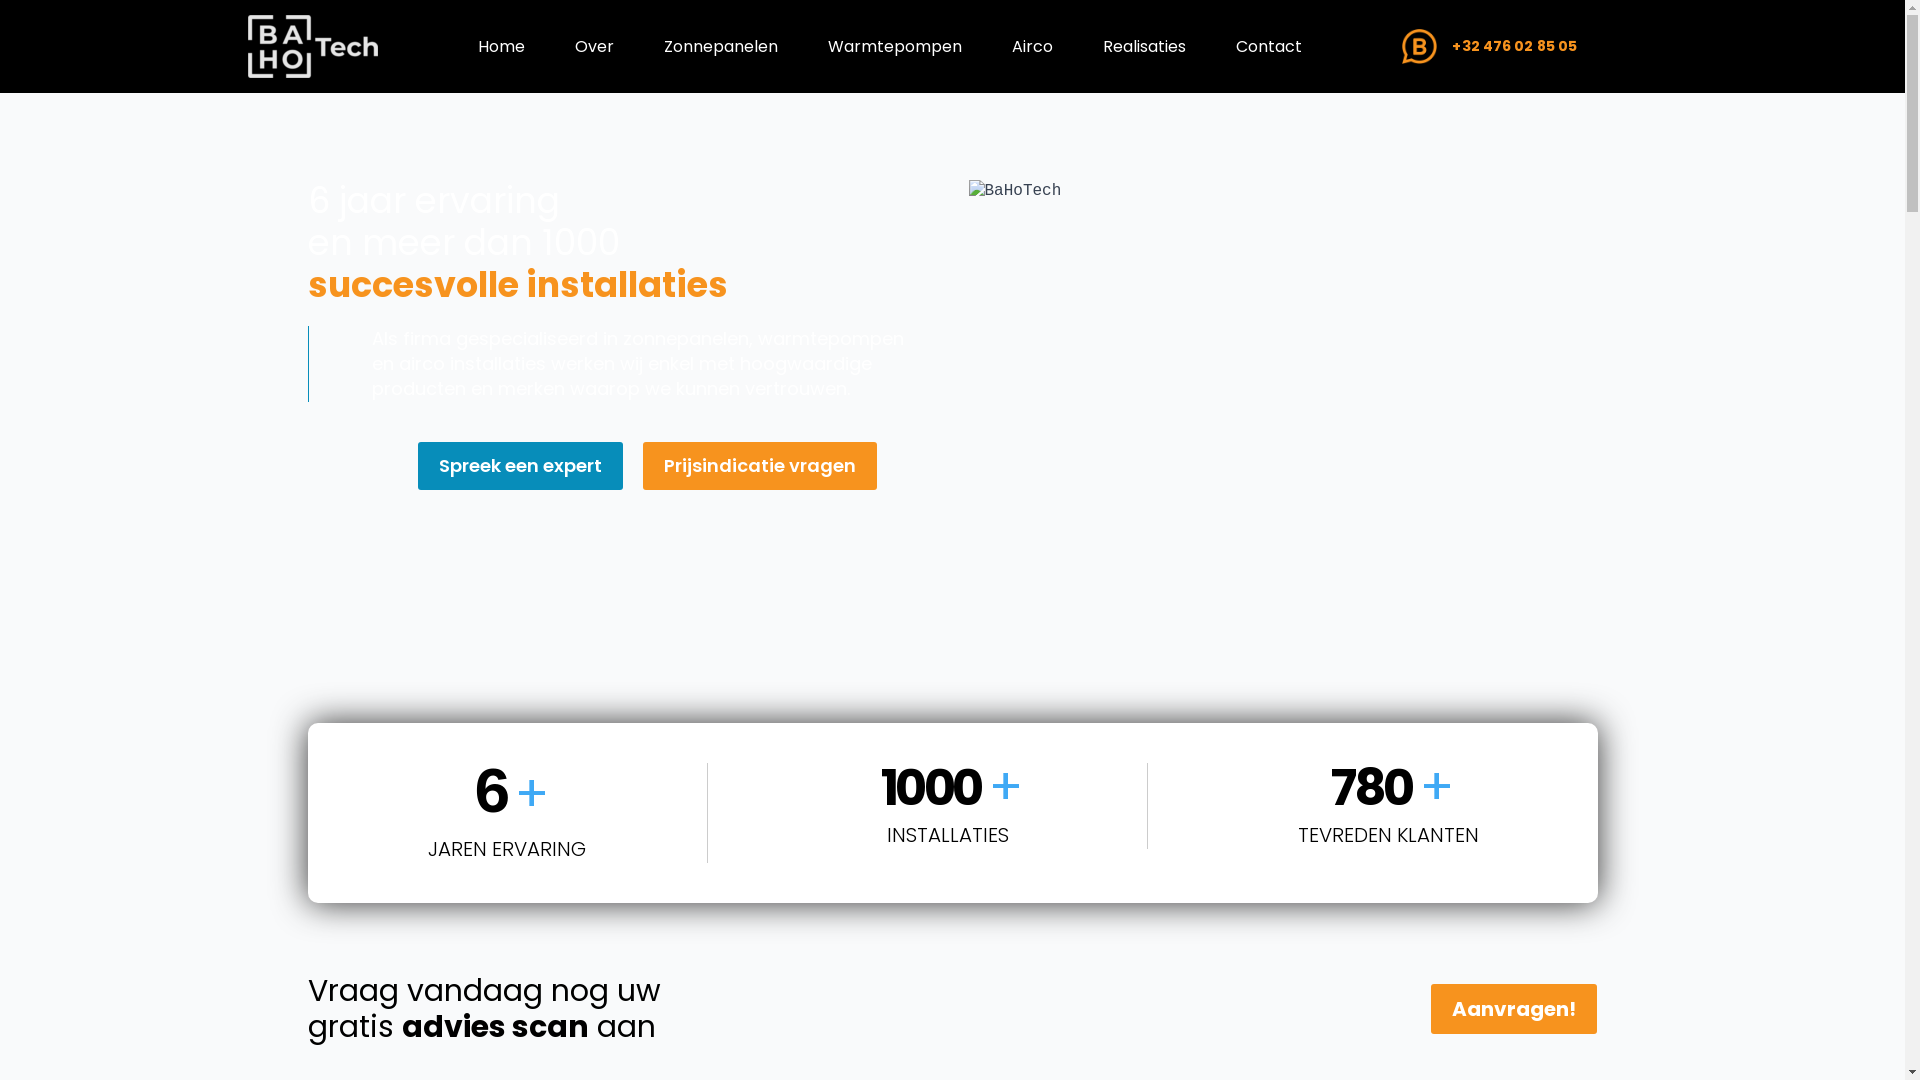 The image size is (1920, 1080). I want to click on 'Contact', so click(1214, 45).